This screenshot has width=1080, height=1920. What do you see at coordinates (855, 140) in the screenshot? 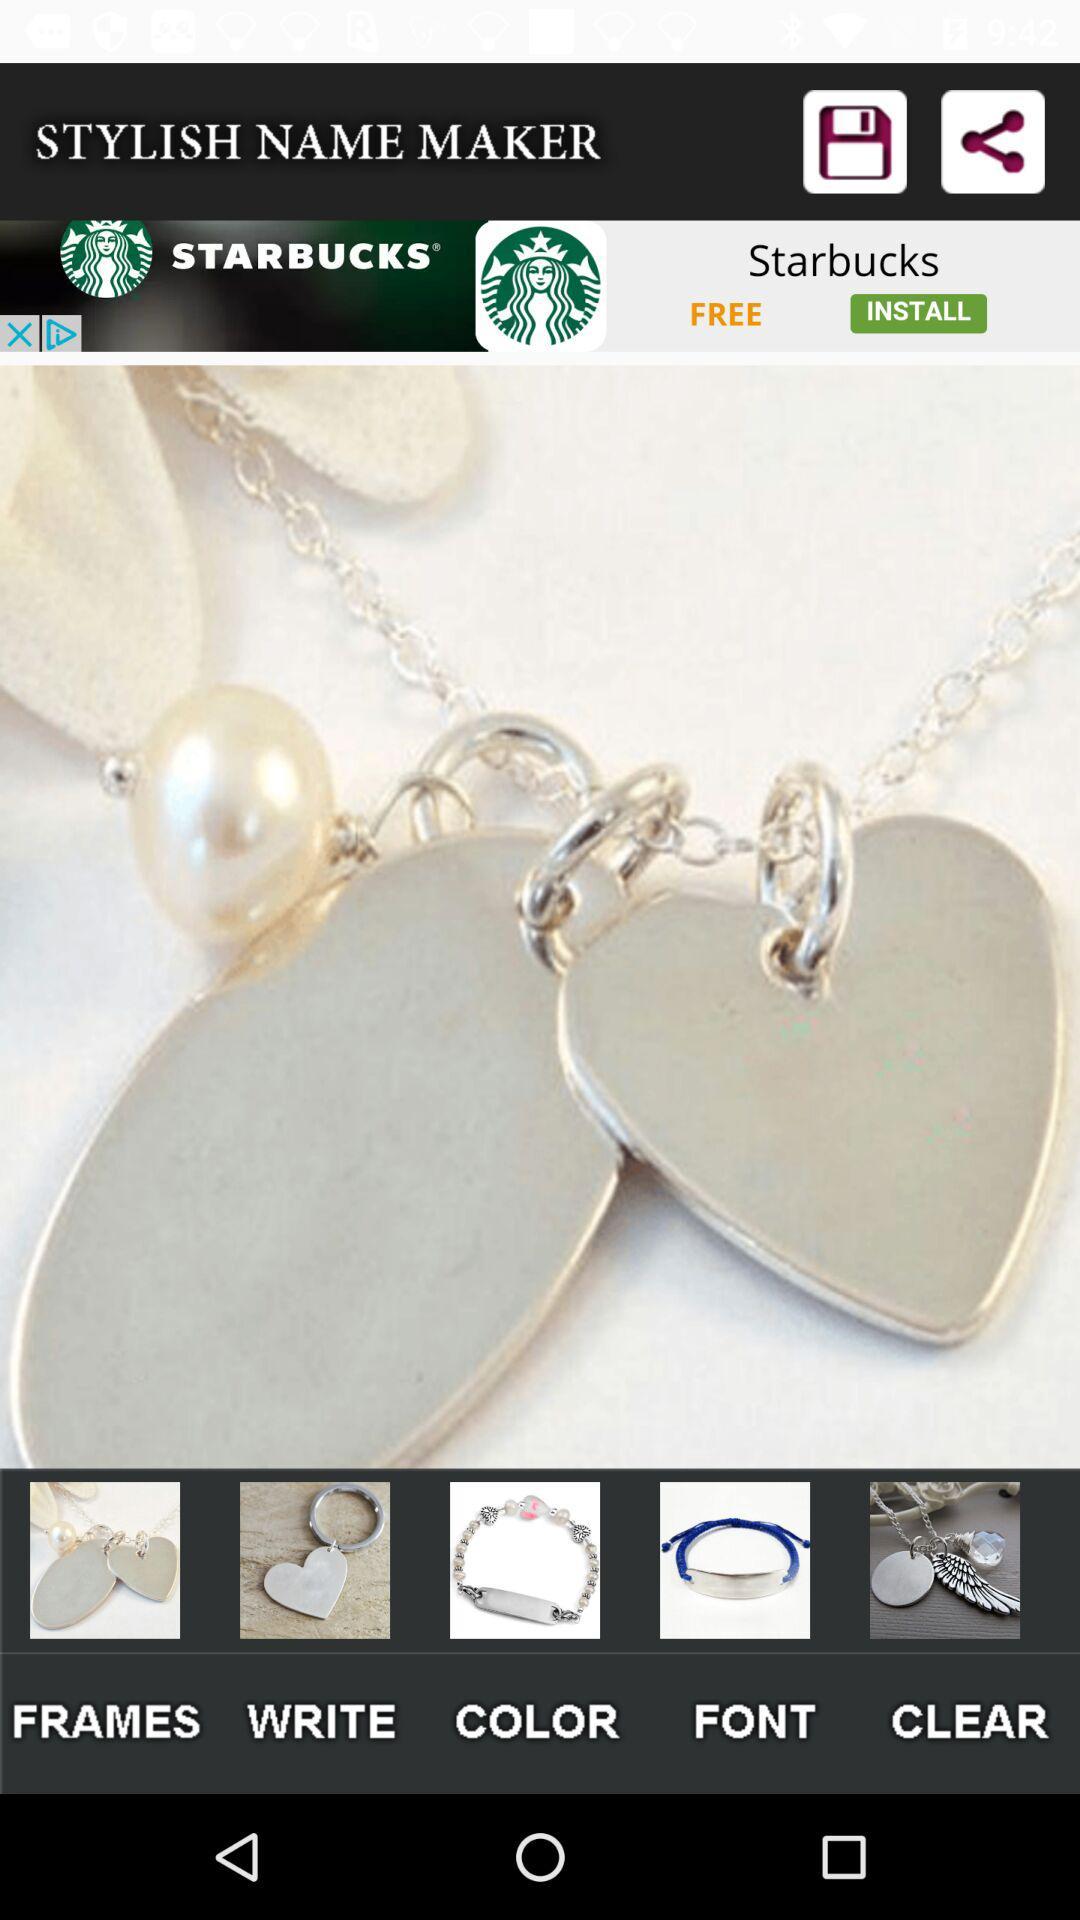
I see `share the article` at bounding box center [855, 140].